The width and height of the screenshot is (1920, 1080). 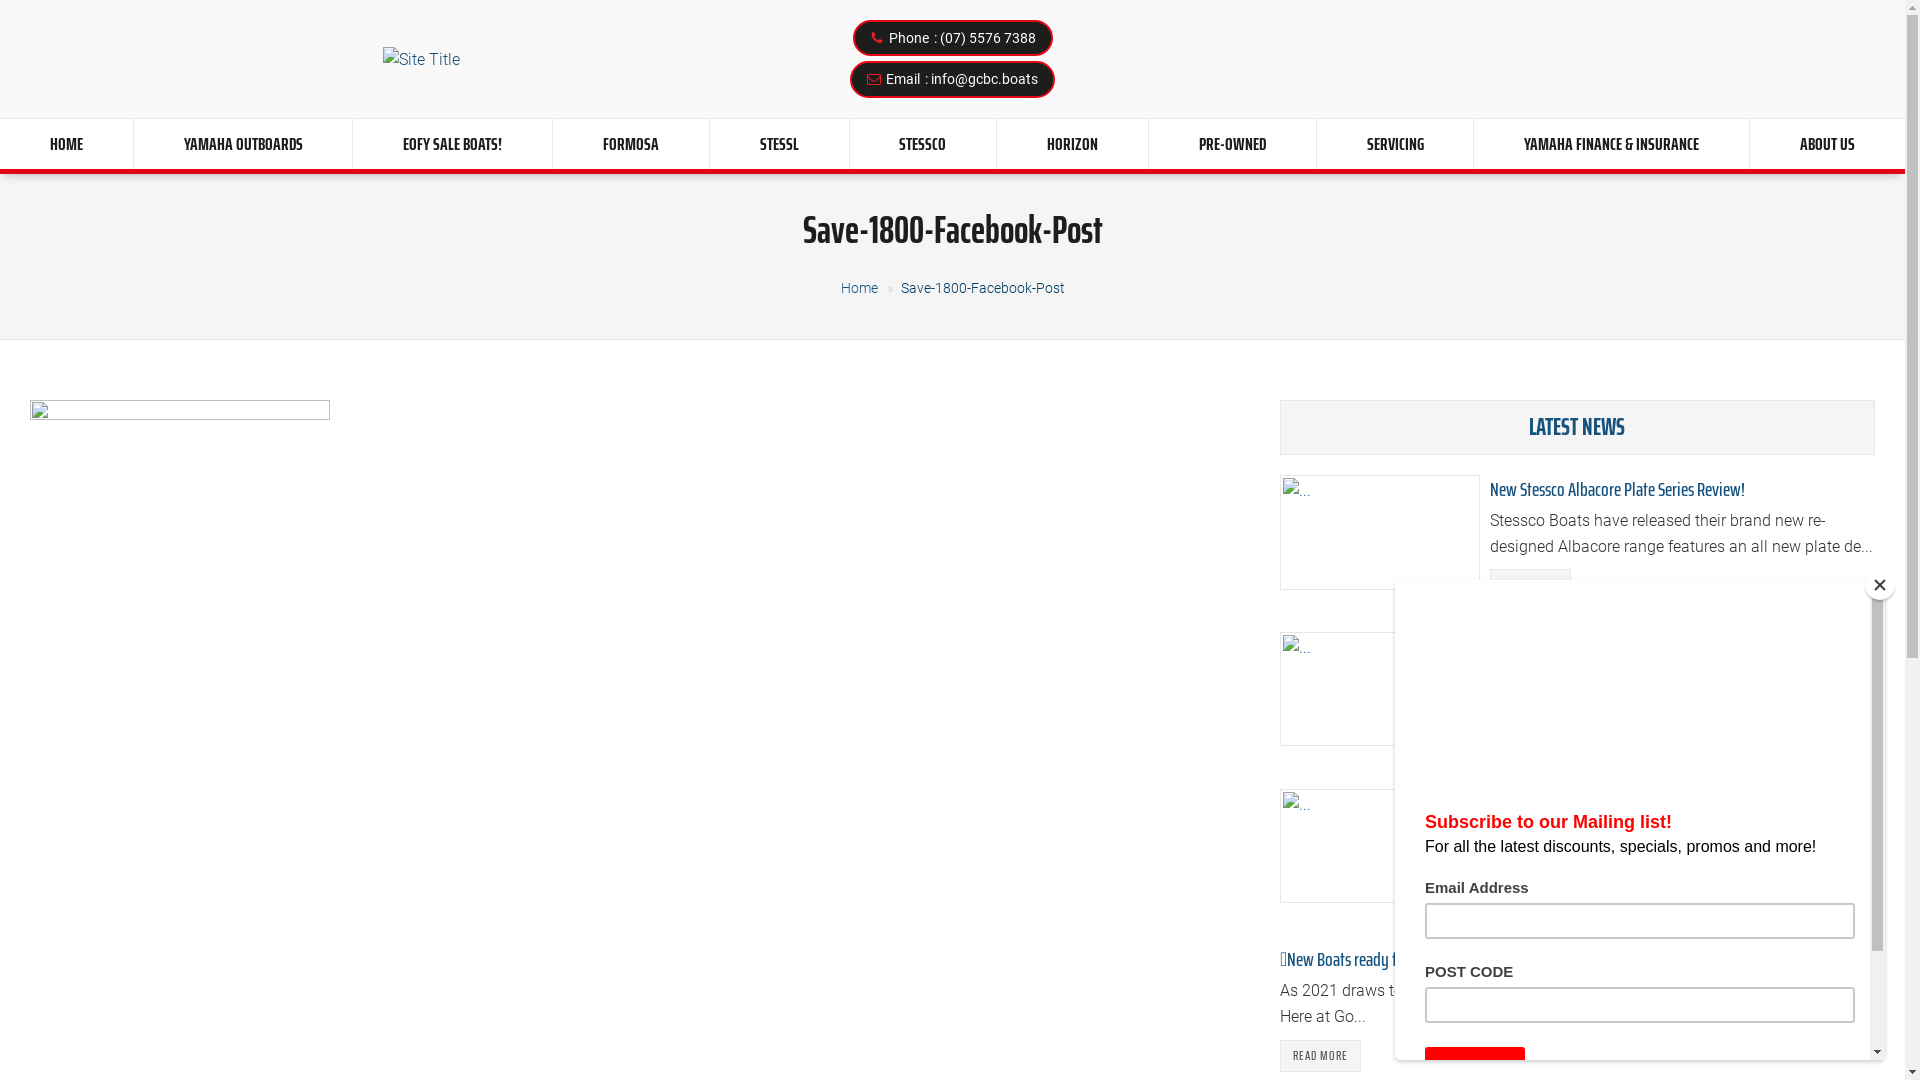 What do you see at coordinates (1394, 142) in the screenshot?
I see `'SERVICING'` at bounding box center [1394, 142].